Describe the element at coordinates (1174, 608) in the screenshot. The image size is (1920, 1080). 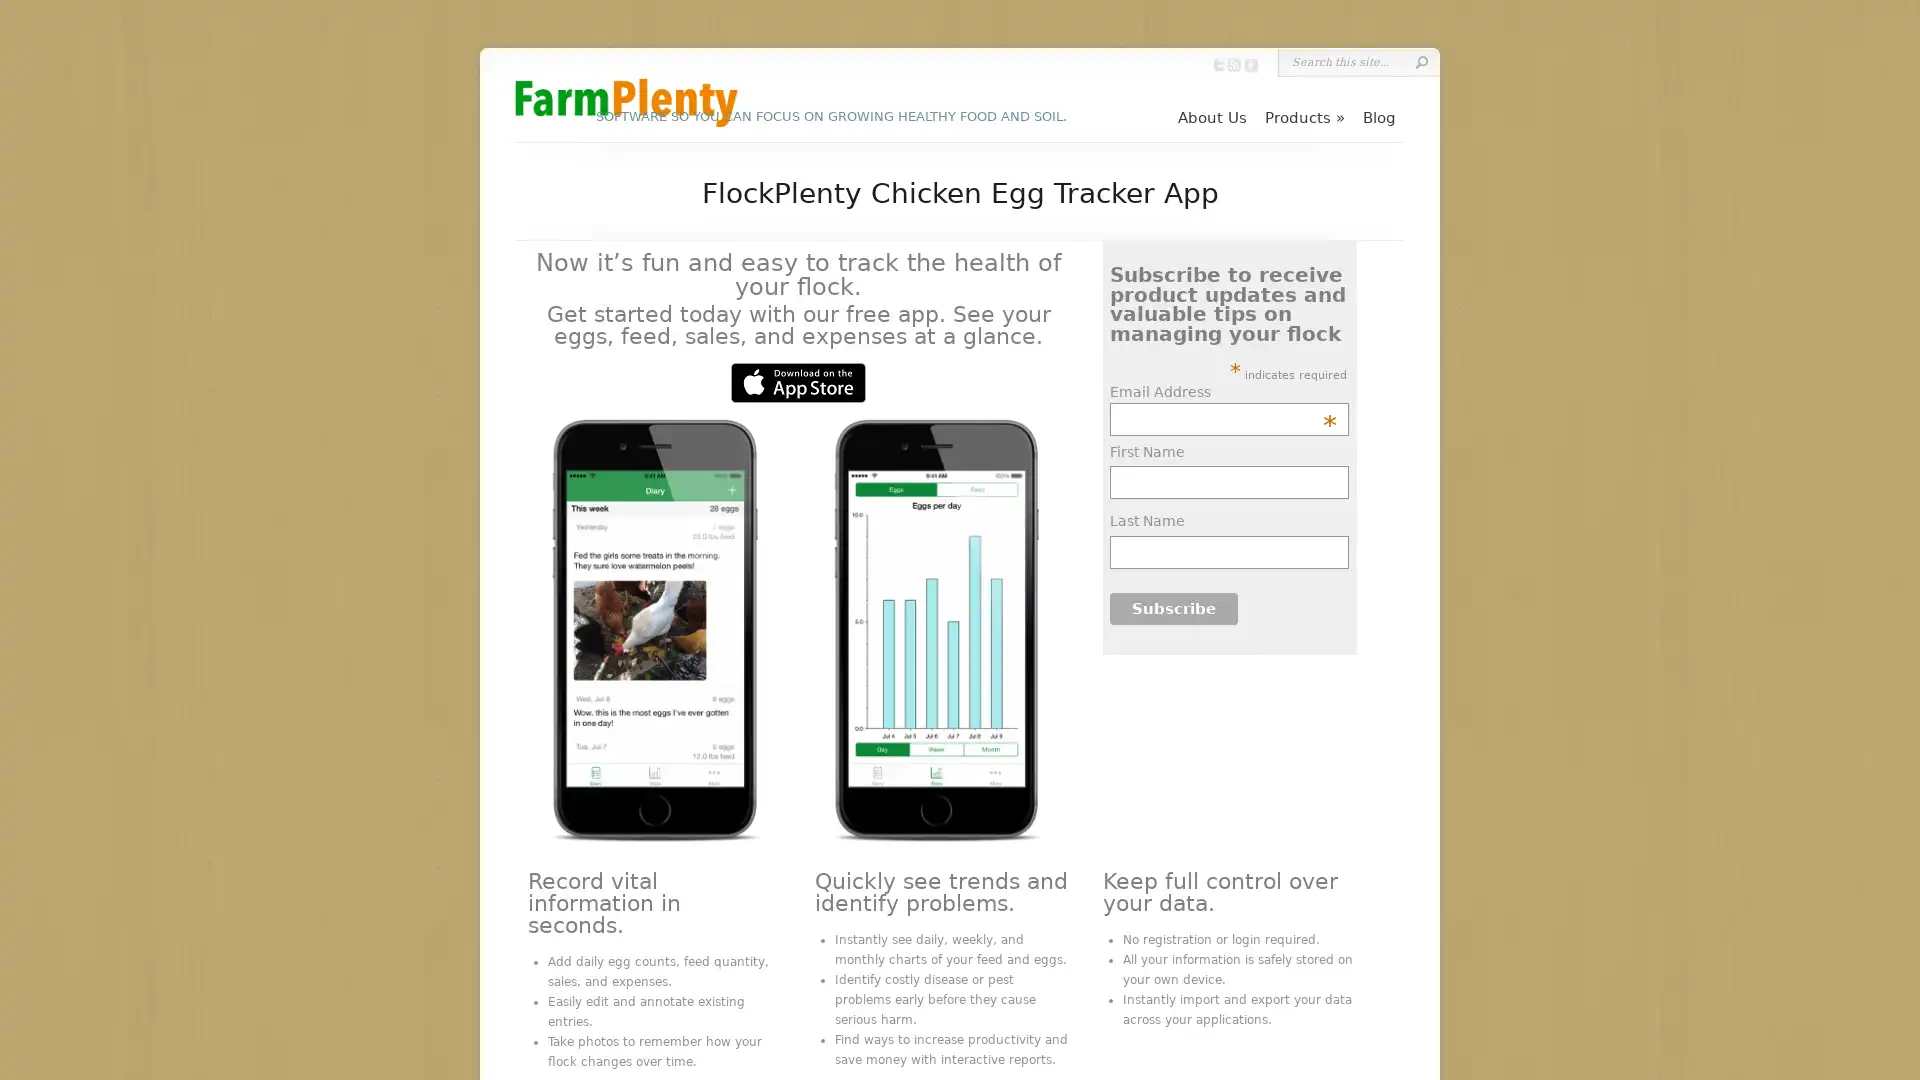
I see `Subscribe` at that location.